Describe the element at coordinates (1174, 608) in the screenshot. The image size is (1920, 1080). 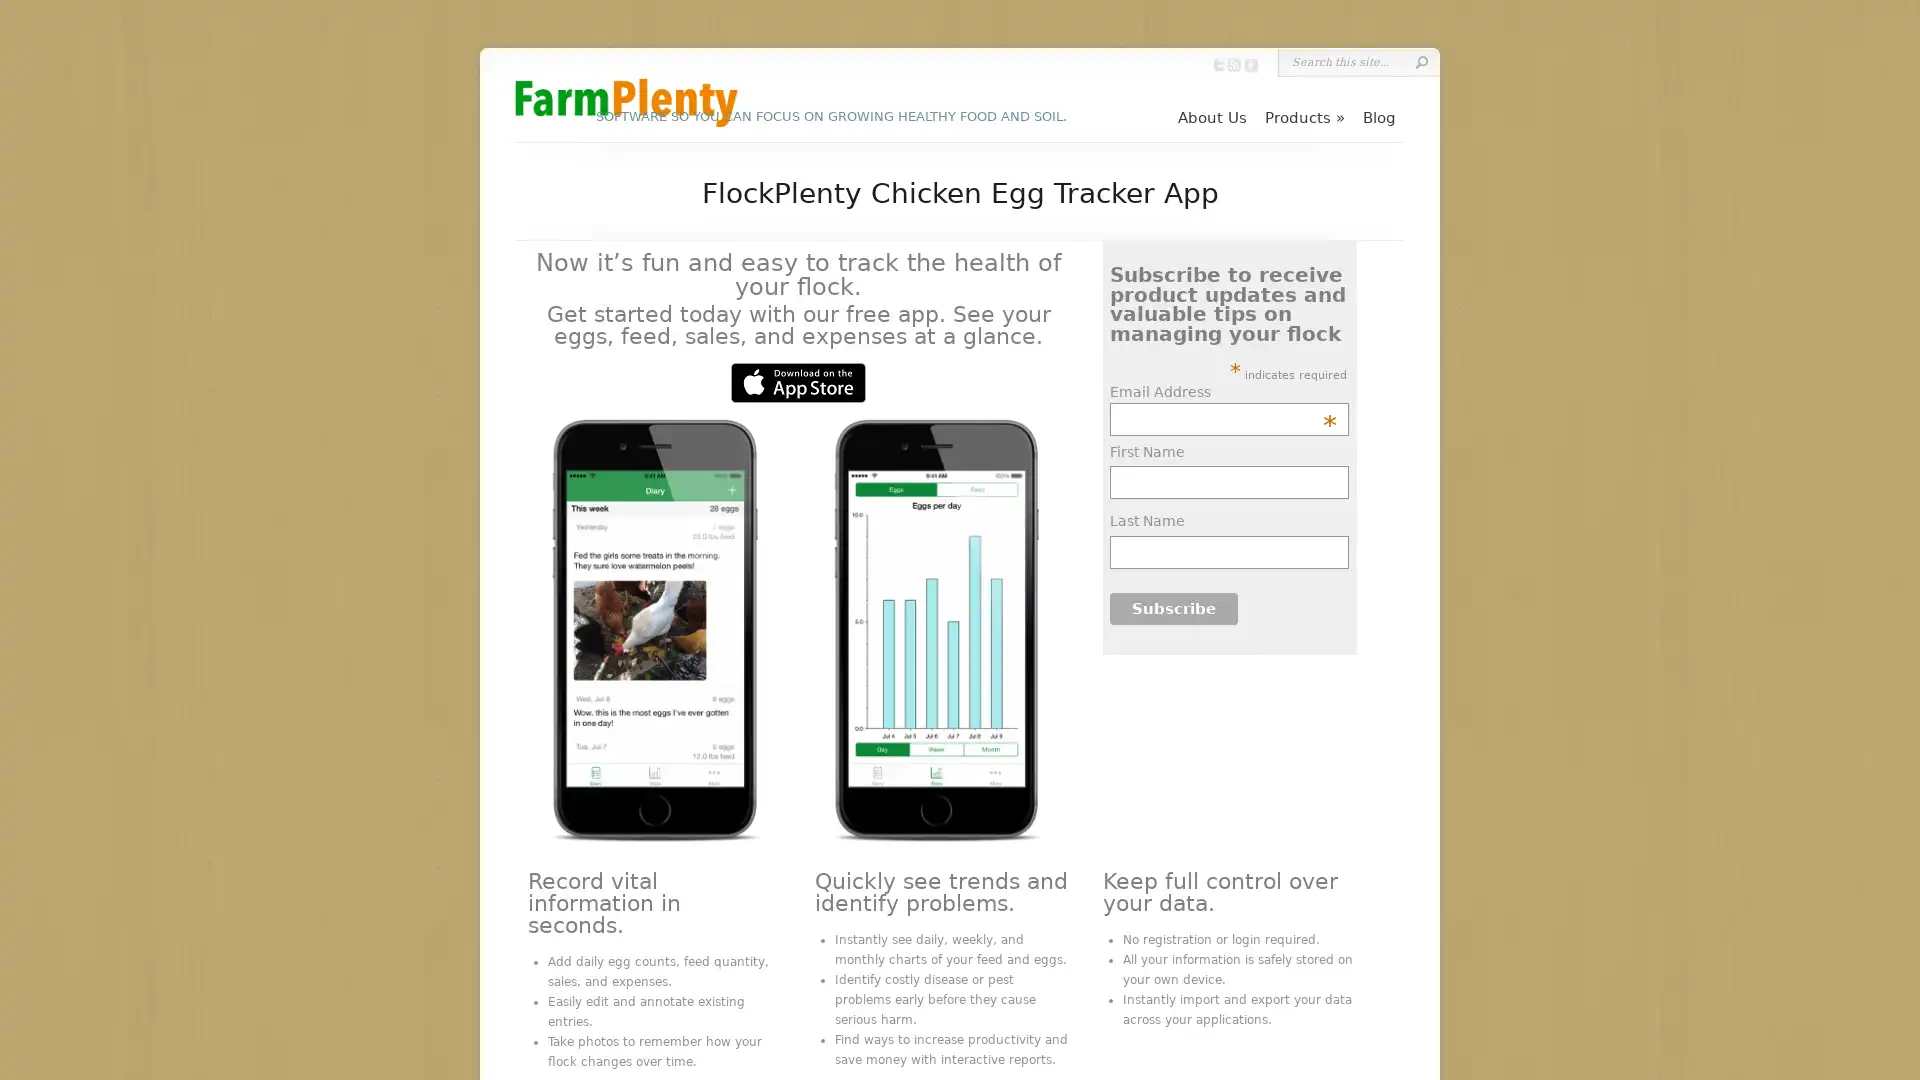
I see `Subscribe` at that location.